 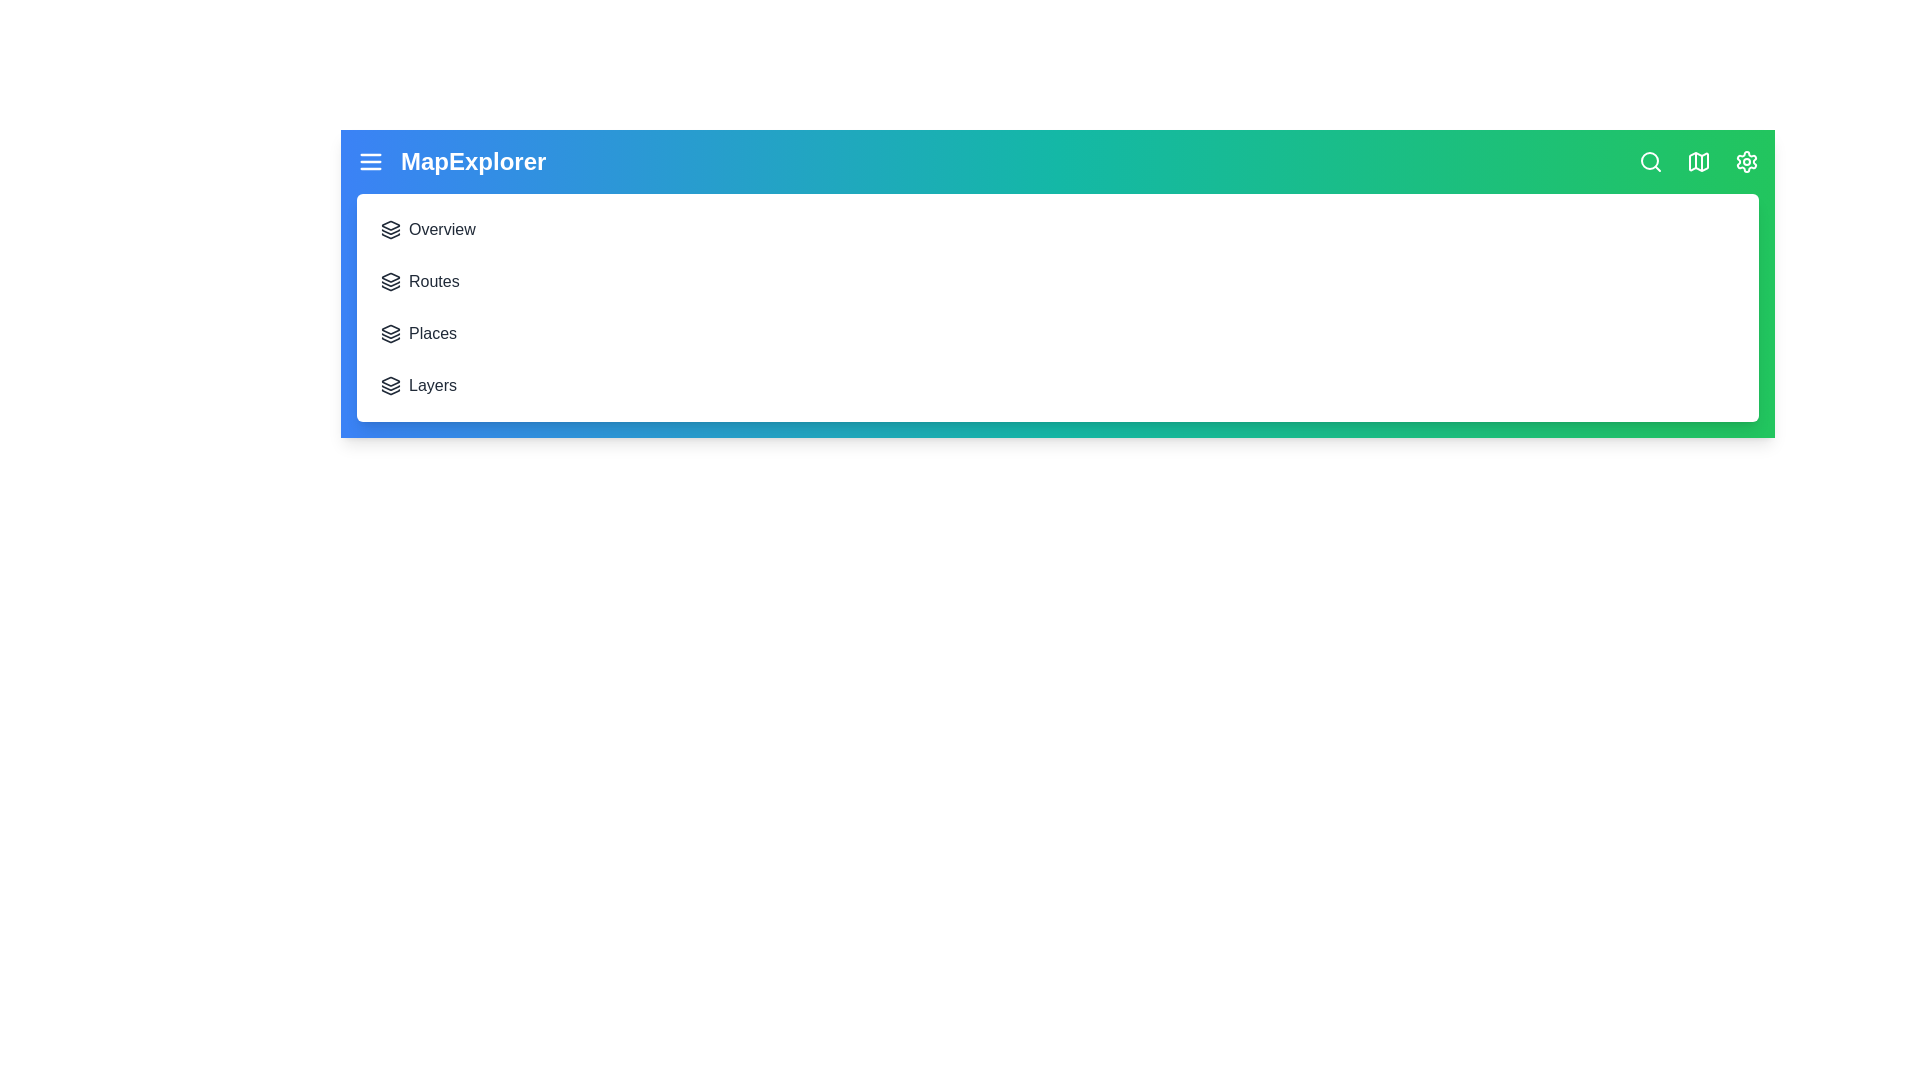 What do you see at coordinates (1746, 161) in the screenshot?
I see `the settings icon to open the Preferences section` at bounding box center [1746, 161].